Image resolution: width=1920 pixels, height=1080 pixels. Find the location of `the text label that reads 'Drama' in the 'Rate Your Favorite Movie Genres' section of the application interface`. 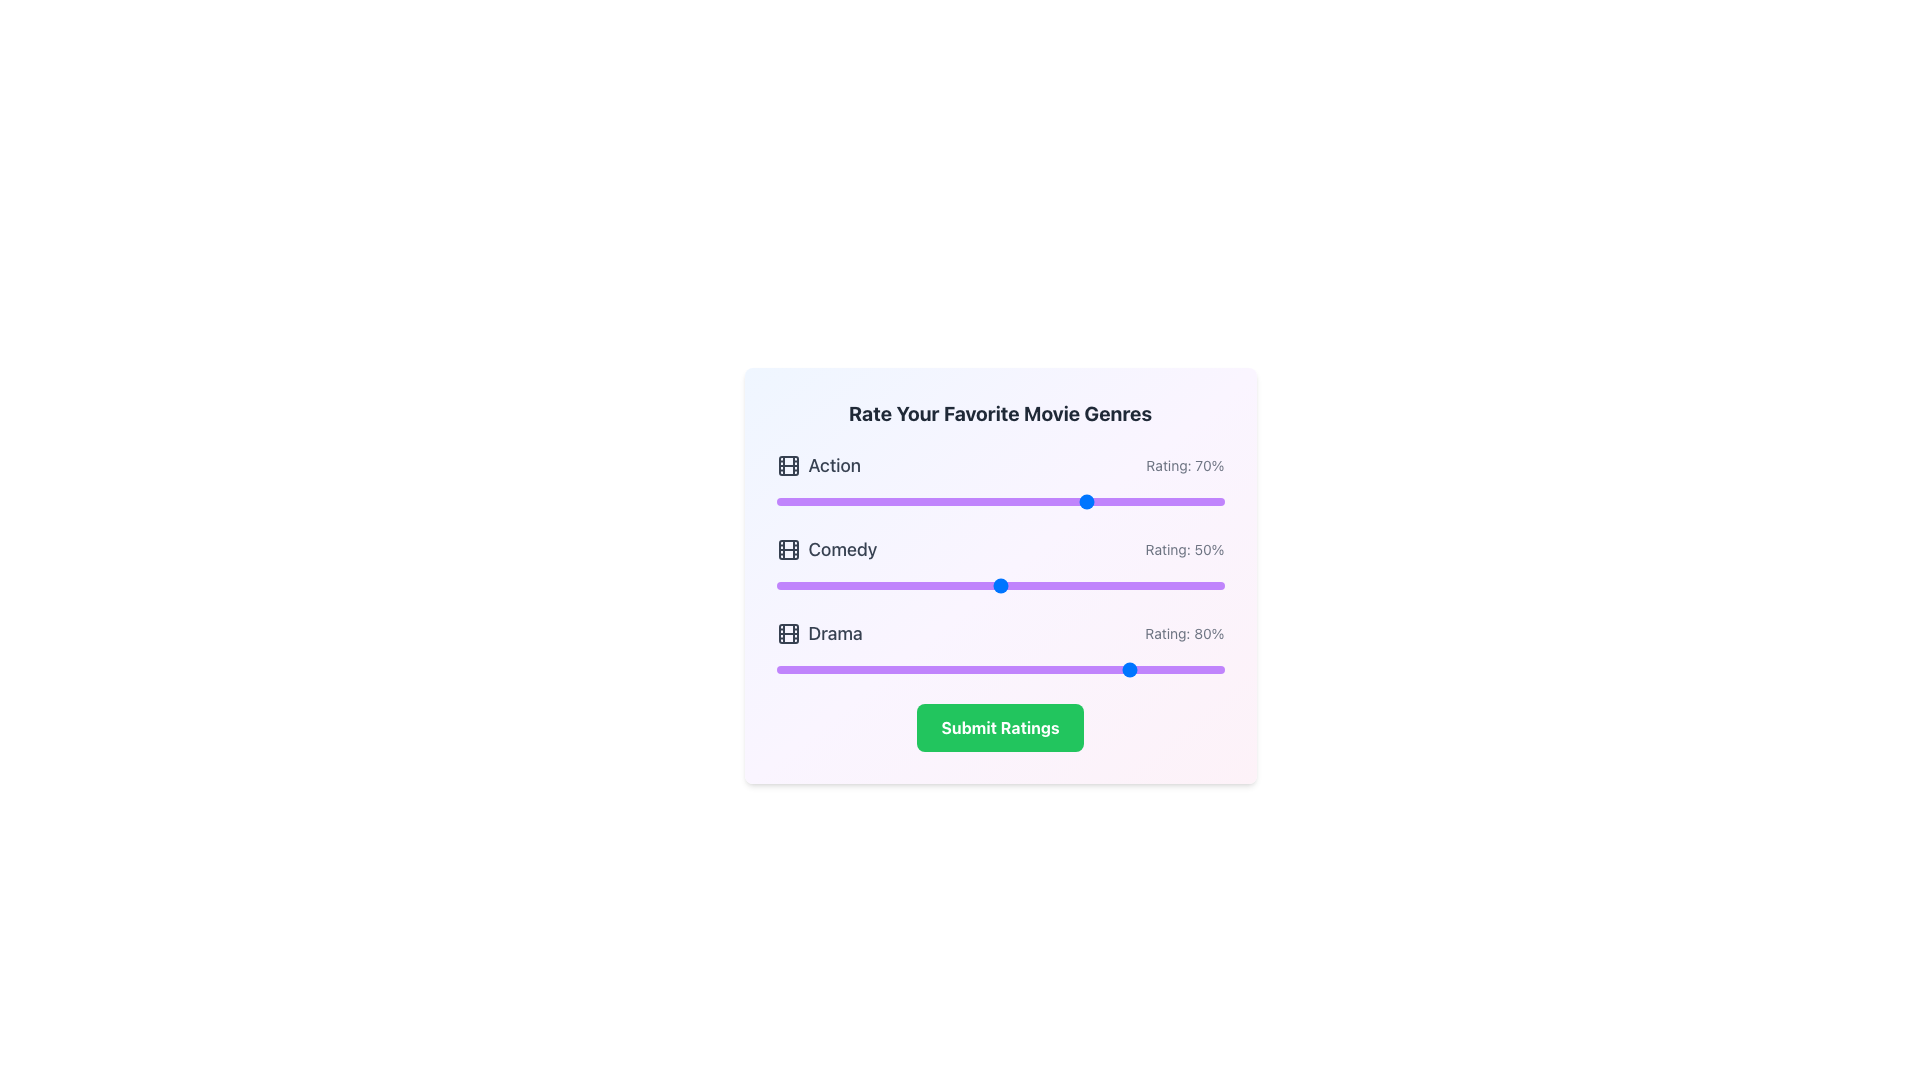

the text label that reads 'Drama' in the 'Rate Your Favorite Movie Genres' section of the application interface is located at coordinates (819, 633).